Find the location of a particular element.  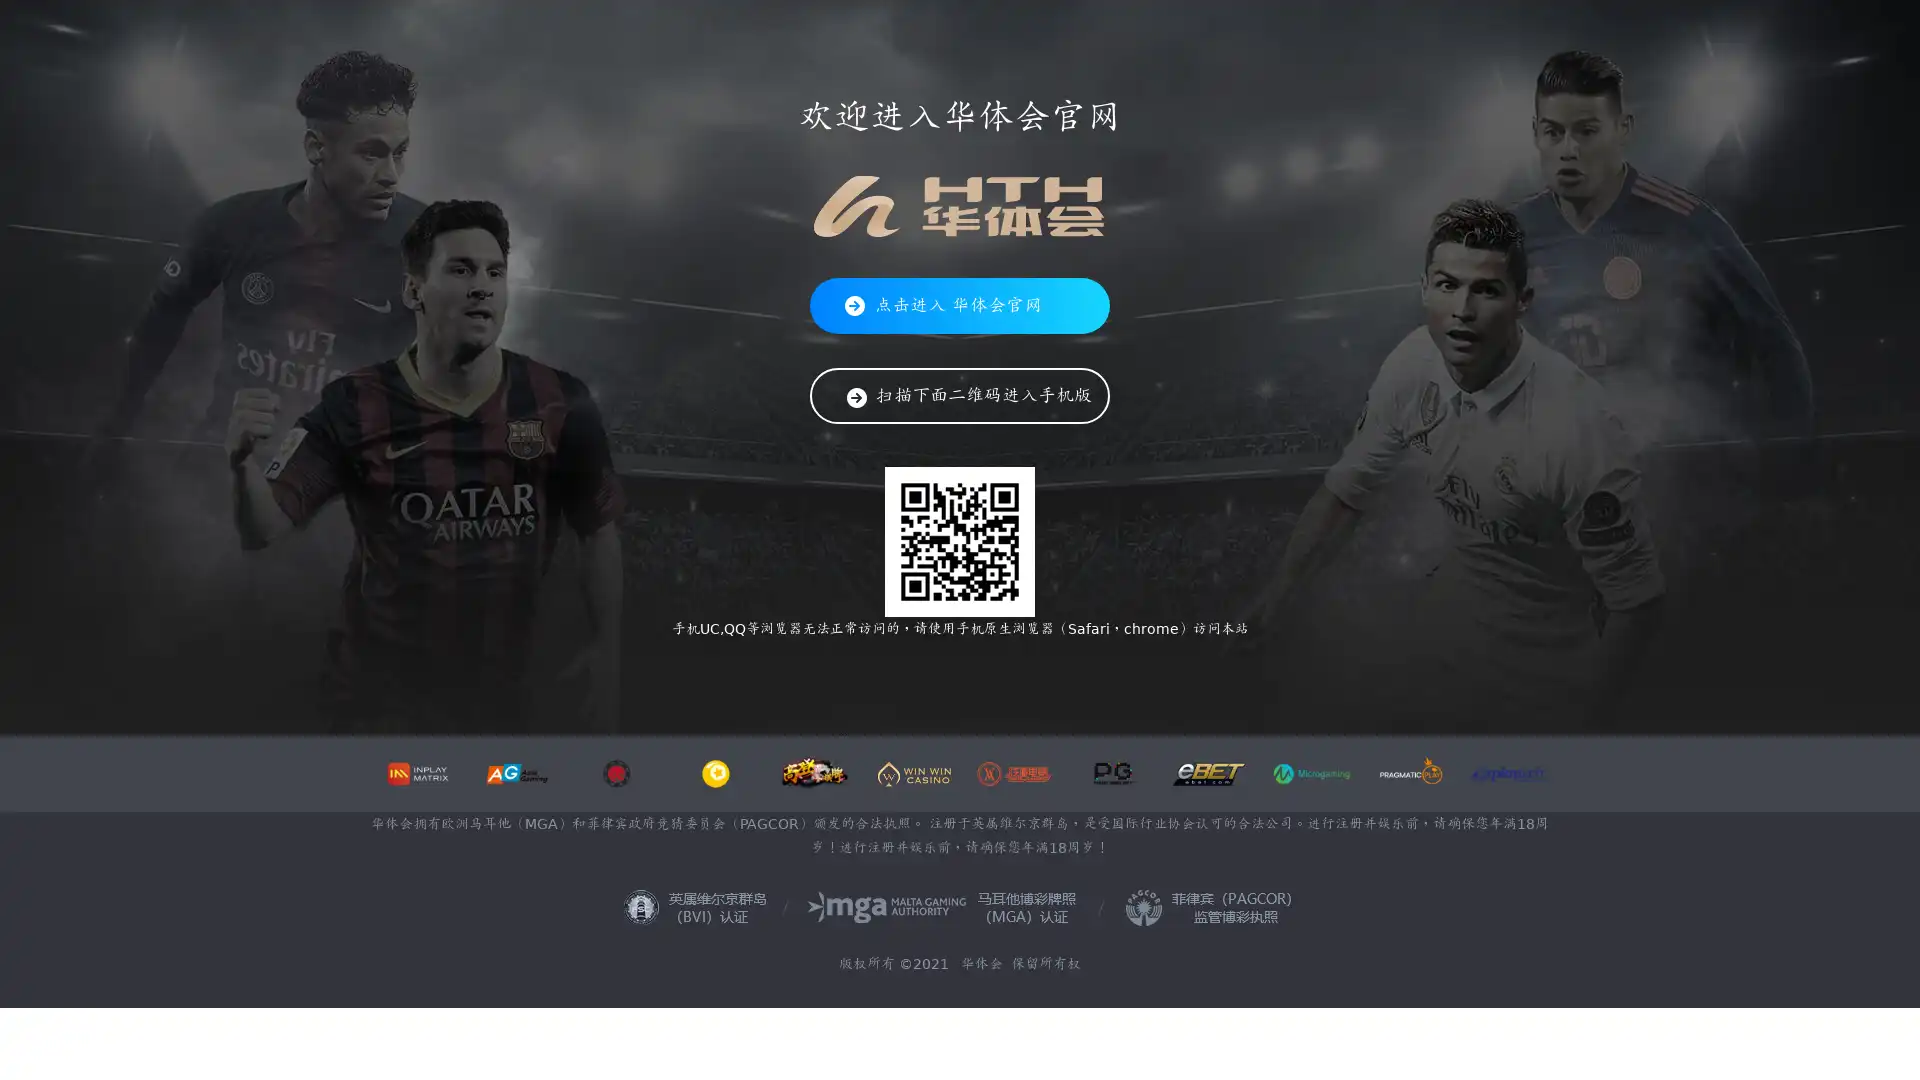

19 is located at coordinates (1207, 666).